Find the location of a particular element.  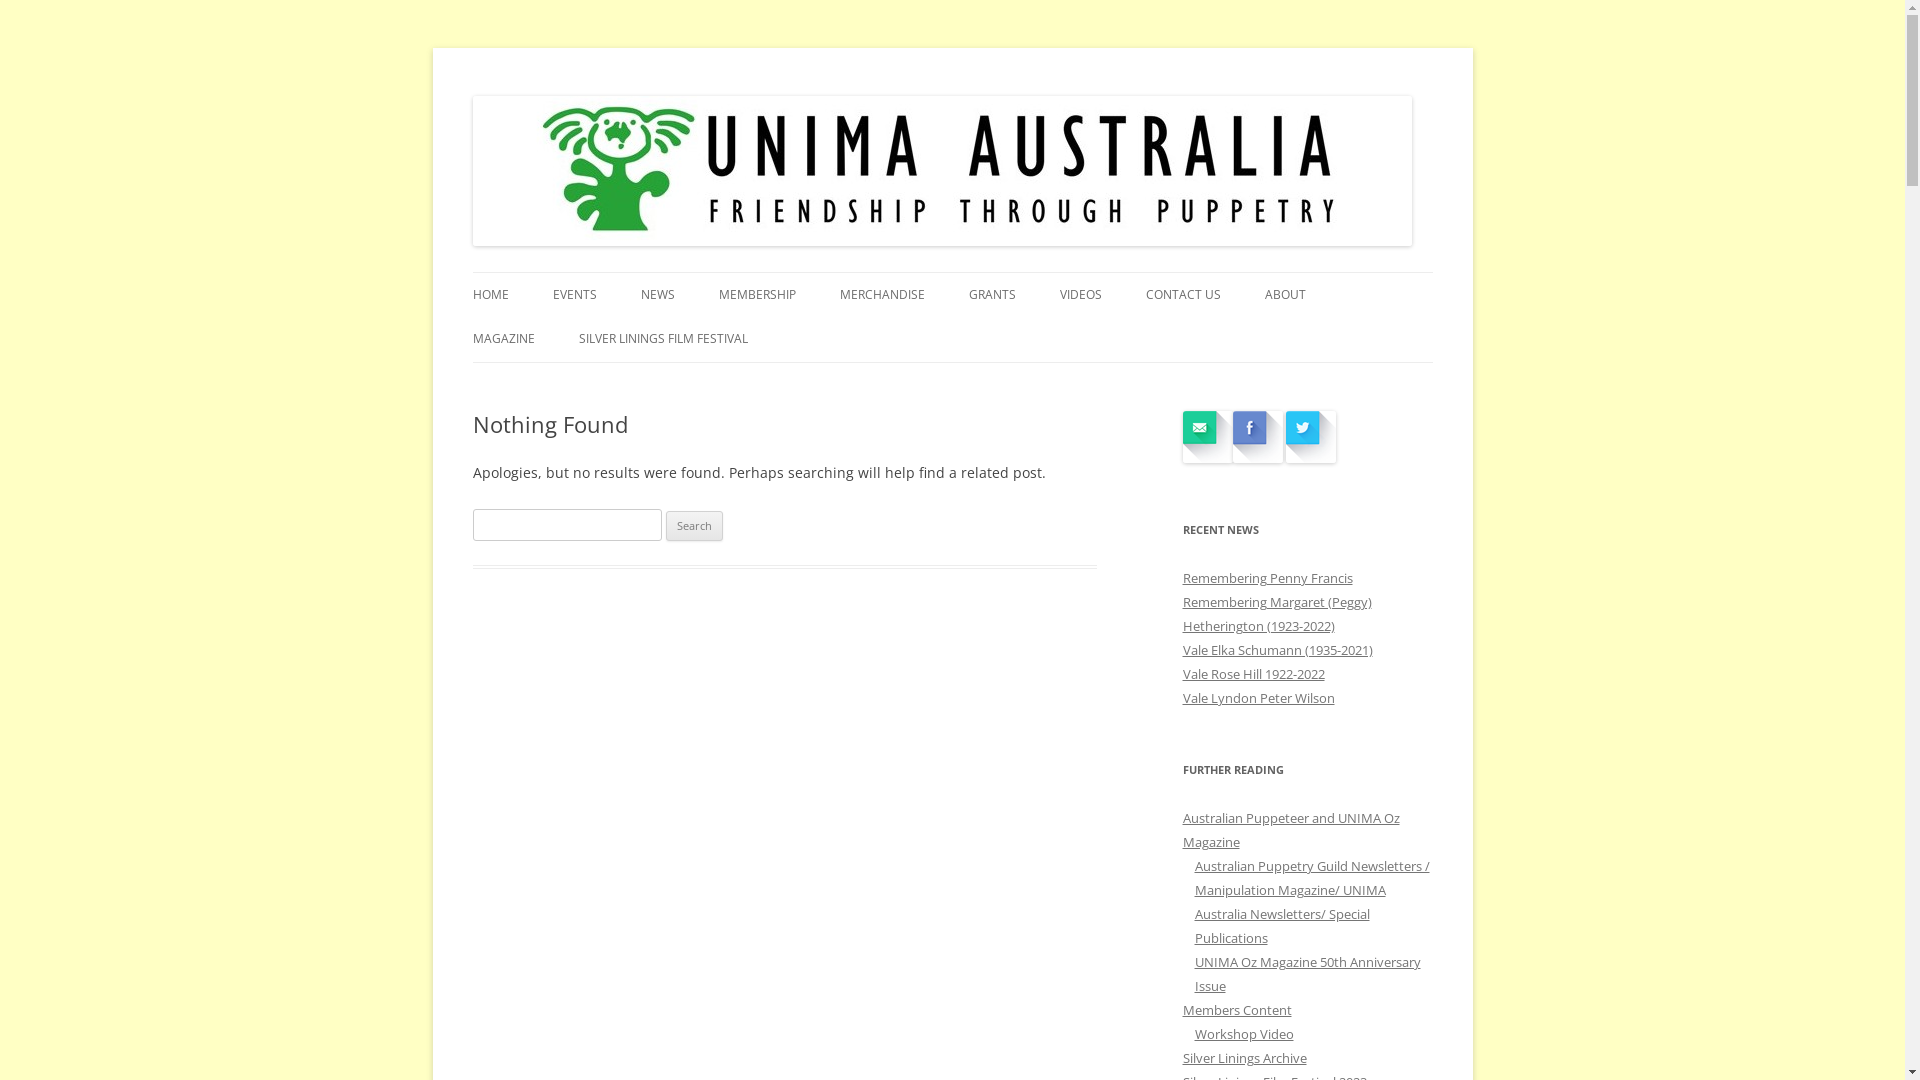

'MERCHANDISE' is located at coordinates (840, 294).